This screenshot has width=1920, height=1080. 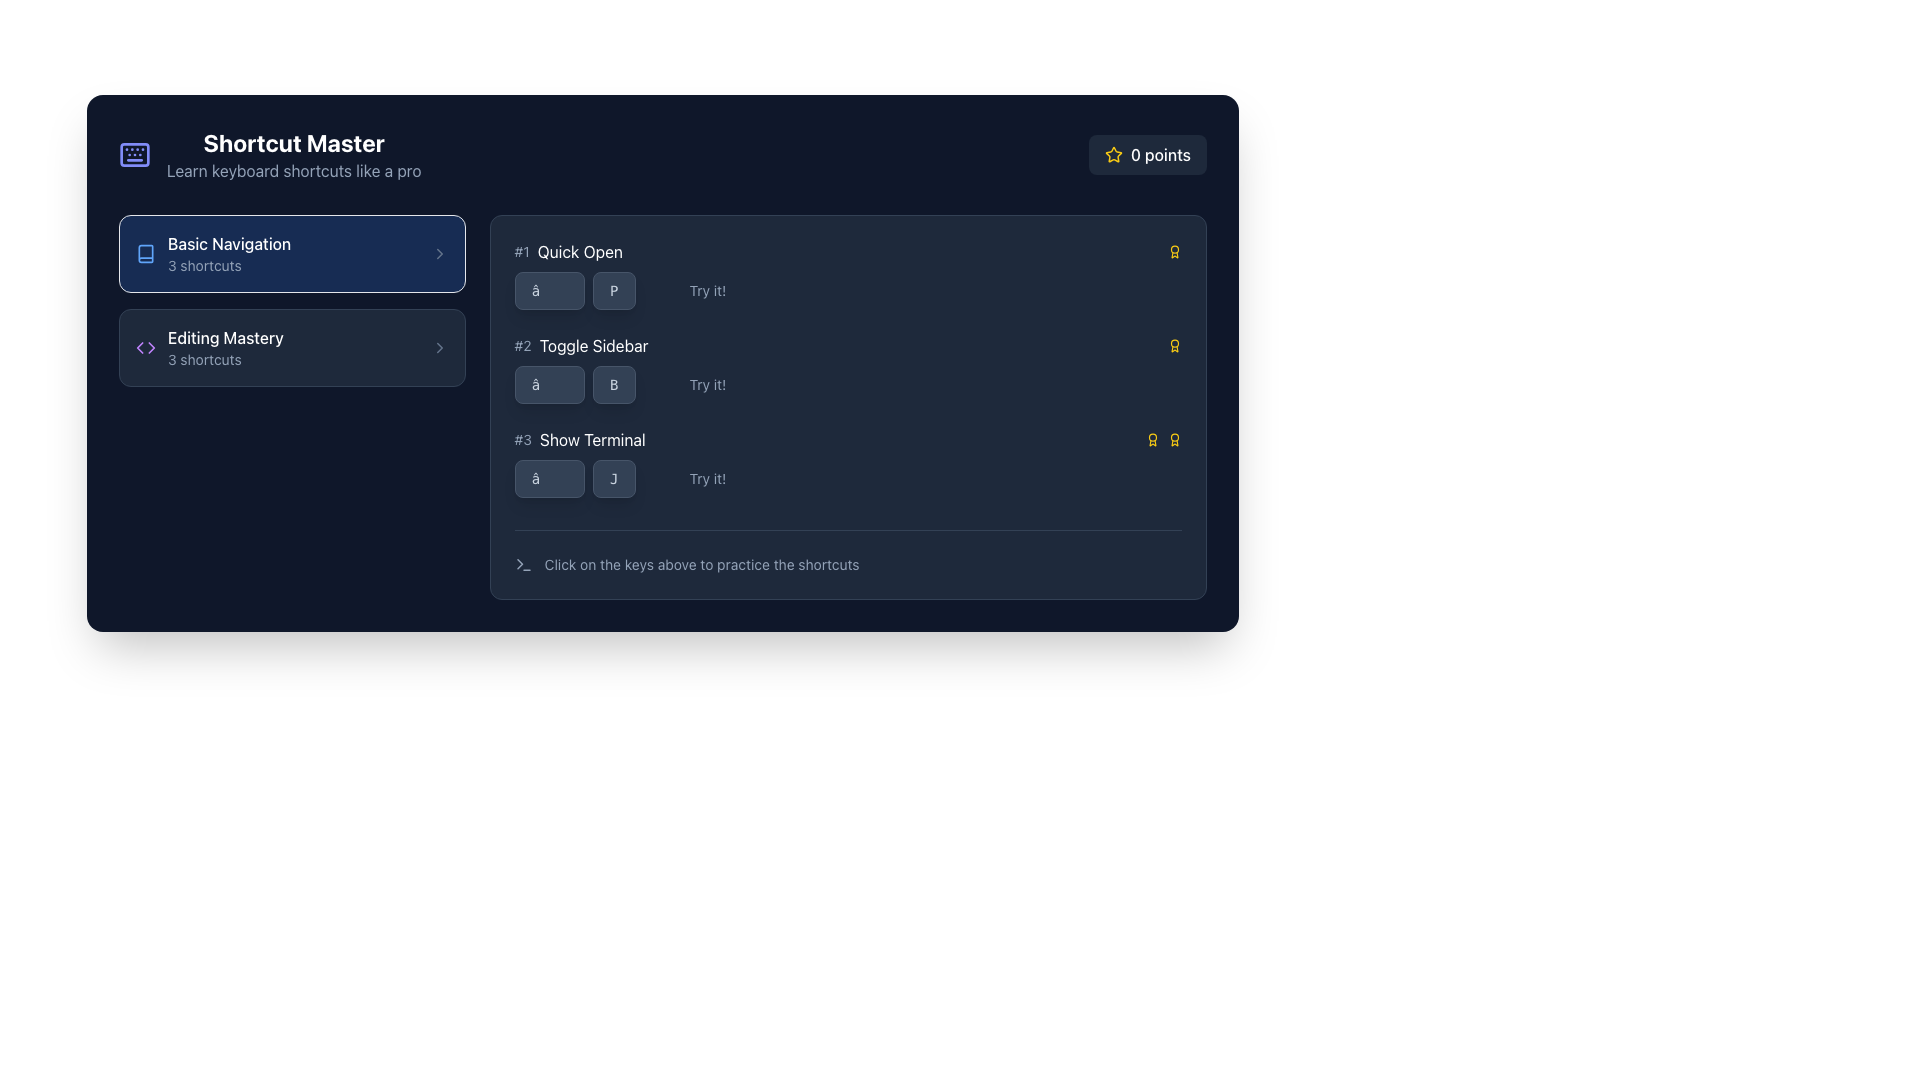 What do you see at coordinates (133, 153) in the screenshot?
I see `the rectangular base of the keyboard illustration, which is part of an SVG icon and serves as a visual component without interaction` at bounding box center [133, 153].